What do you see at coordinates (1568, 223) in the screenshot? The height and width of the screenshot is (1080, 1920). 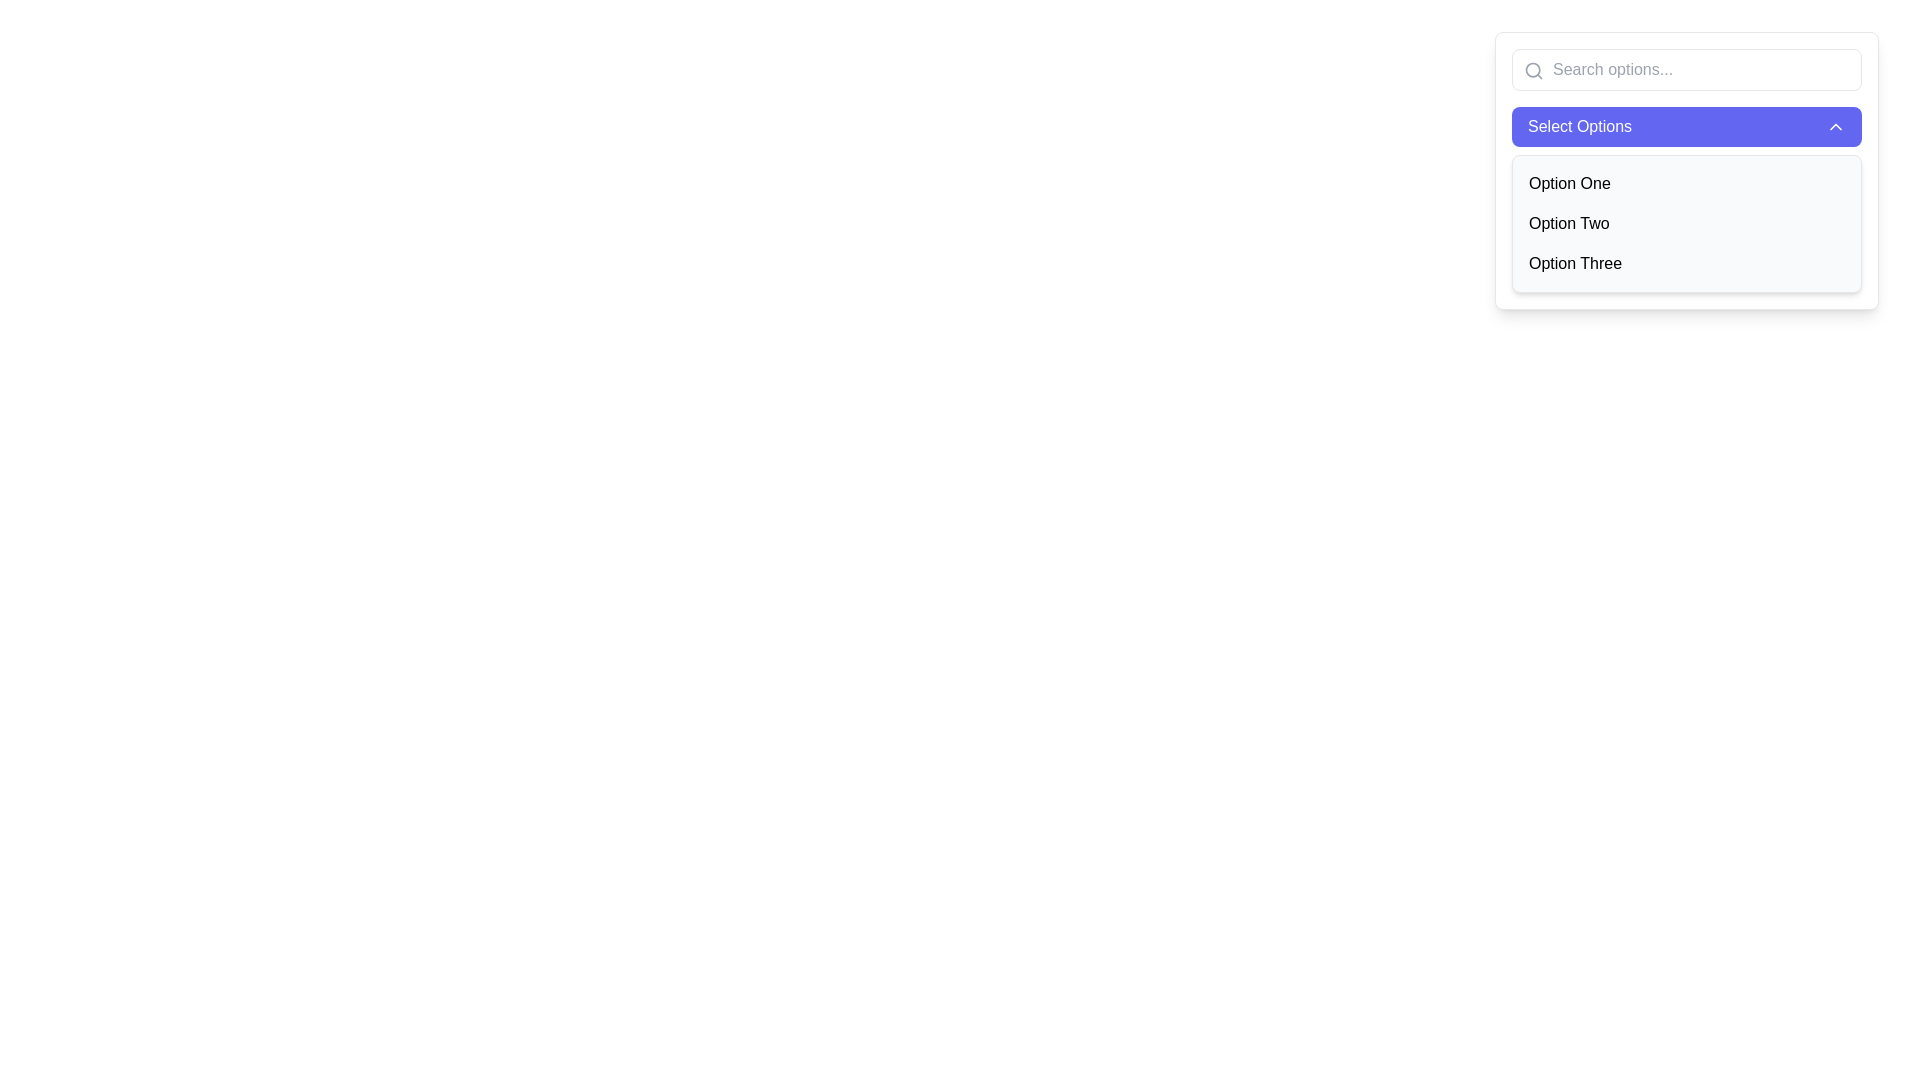 I see `the text label displaying 'Option Two' within the dropdown menu` at bounding box center [1568, 223].